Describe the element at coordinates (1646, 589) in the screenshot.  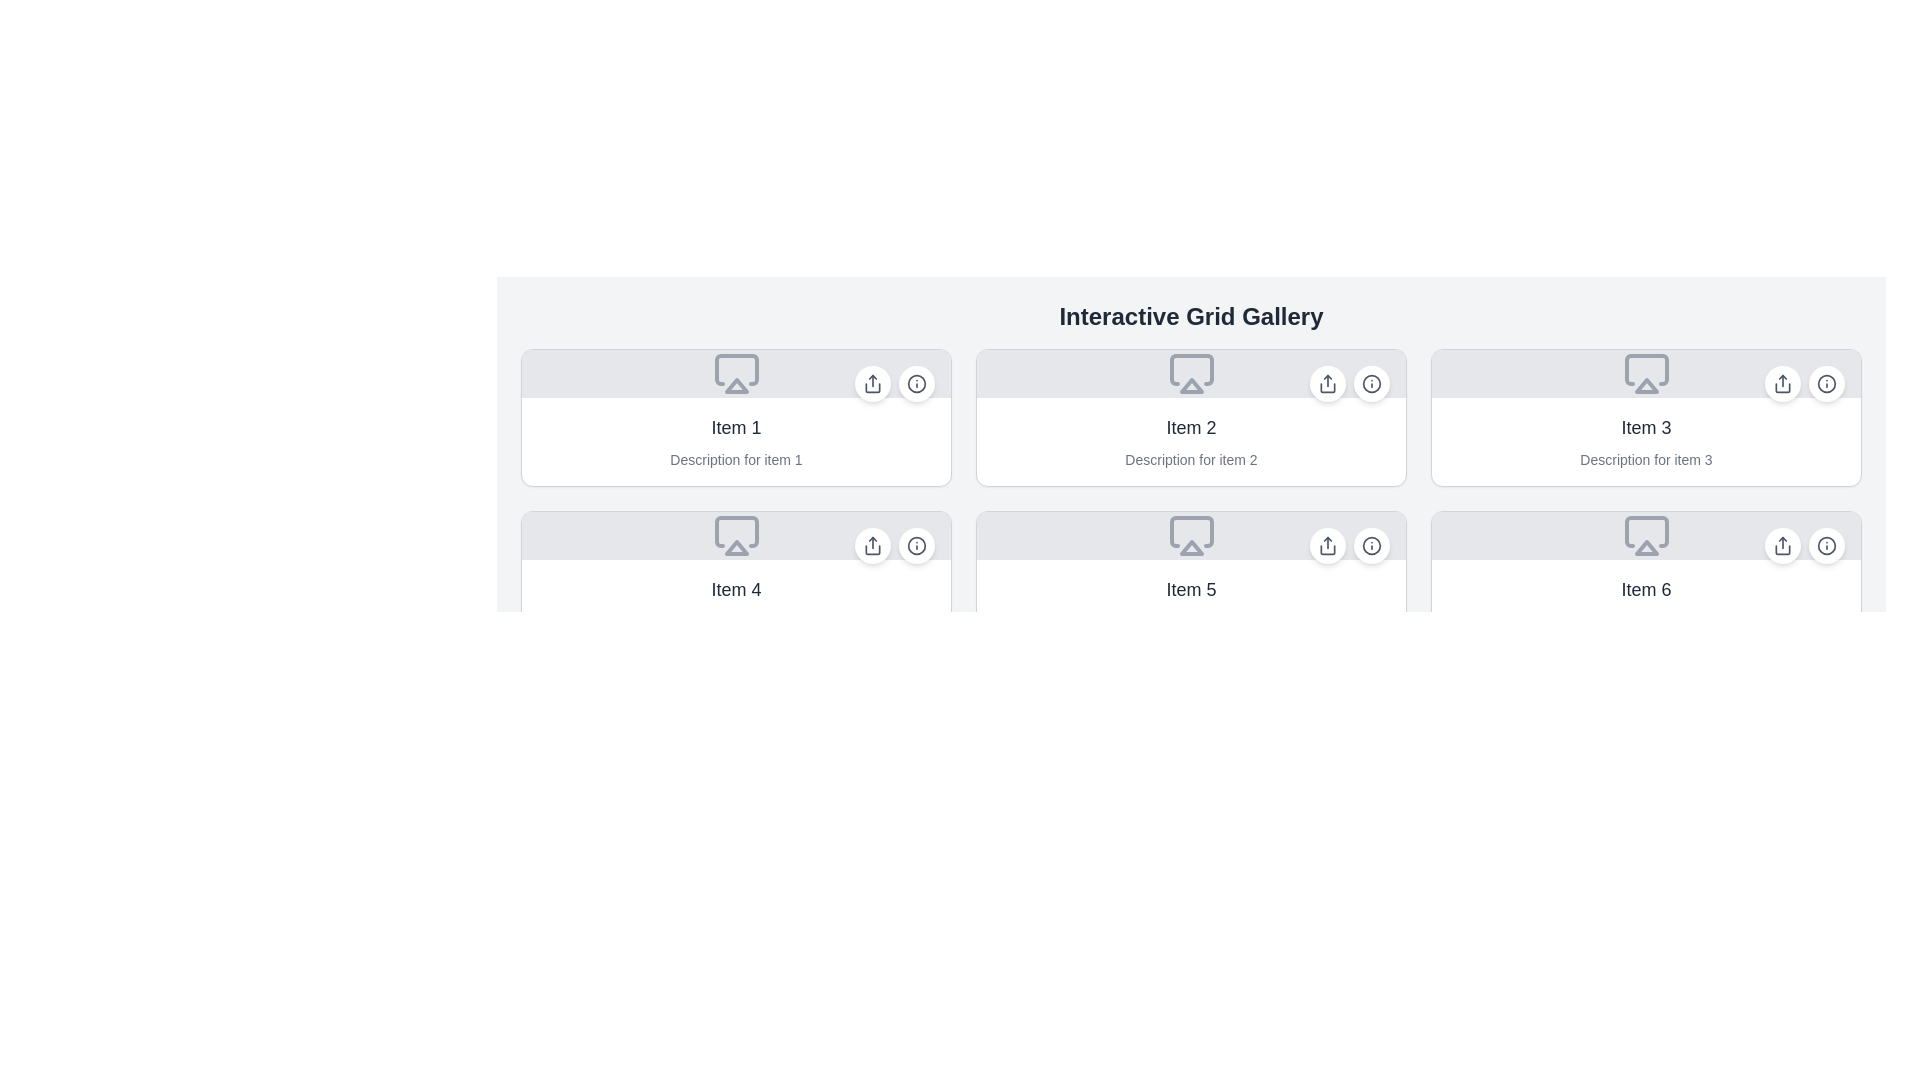
I see `text label that displays 'Item 6', which is styled with a medium font size and gray color, located in the bottom-right card of a 2-row, 3-column grid layout` at that location.